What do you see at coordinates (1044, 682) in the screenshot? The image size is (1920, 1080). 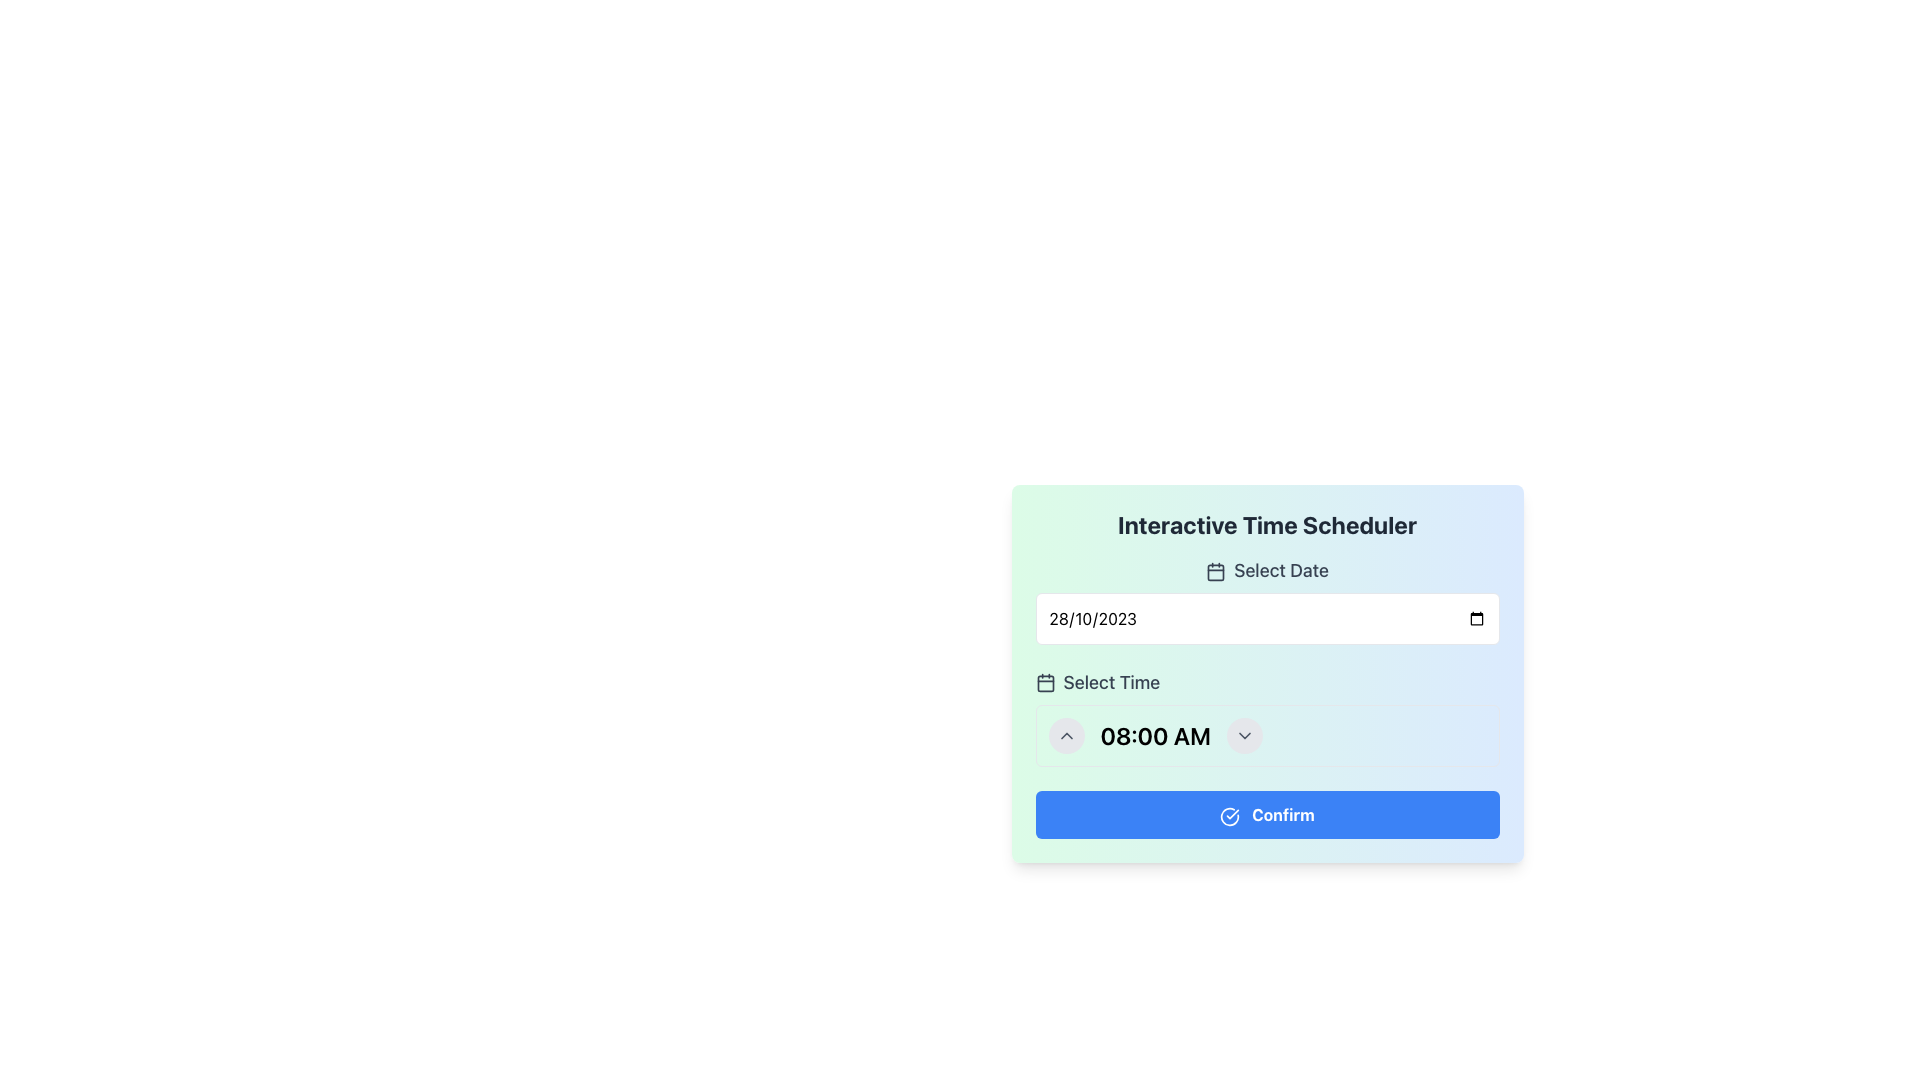 I see `the square visual element with rounded corners located at the center of the calendar icon within the 'Select Date' input field in the header of the scheduler interface` at bounding box center [1044, 682].